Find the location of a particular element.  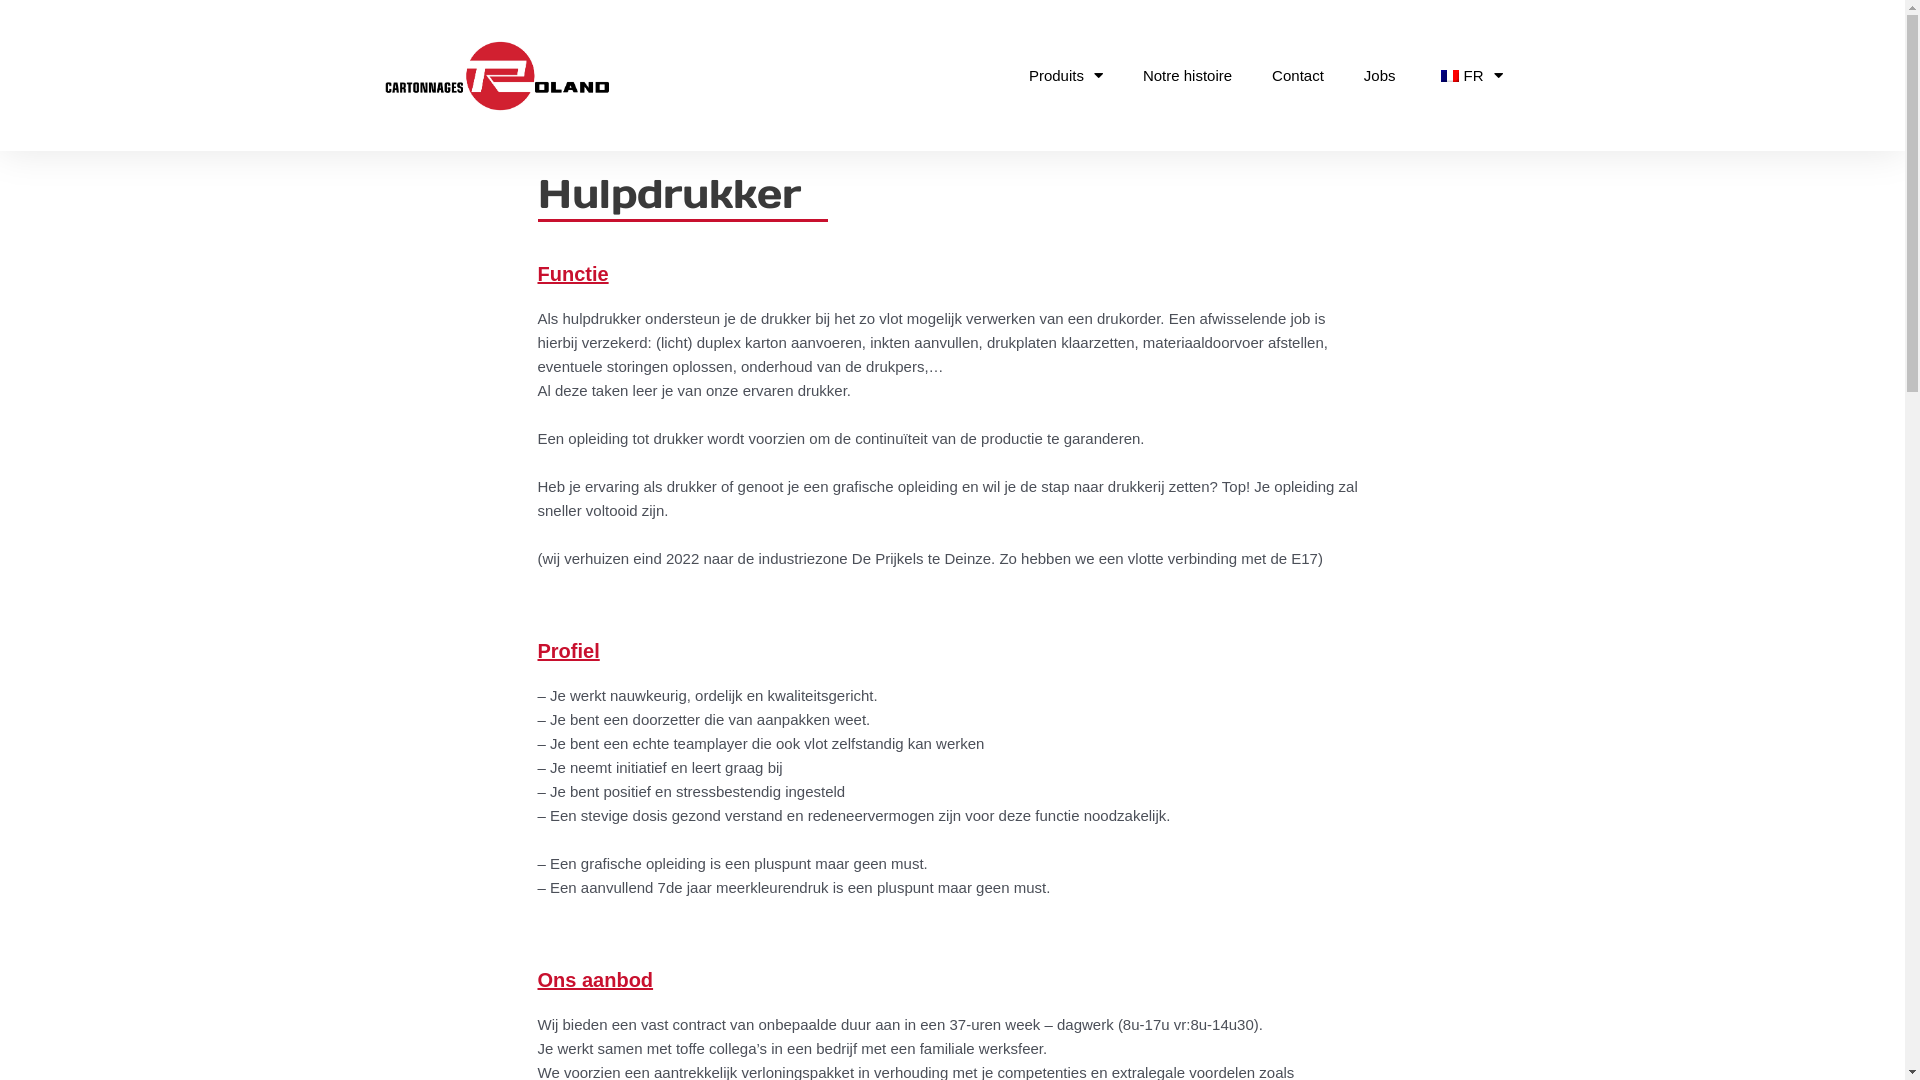

'Jobs' is located at coordinates (1344, 75).